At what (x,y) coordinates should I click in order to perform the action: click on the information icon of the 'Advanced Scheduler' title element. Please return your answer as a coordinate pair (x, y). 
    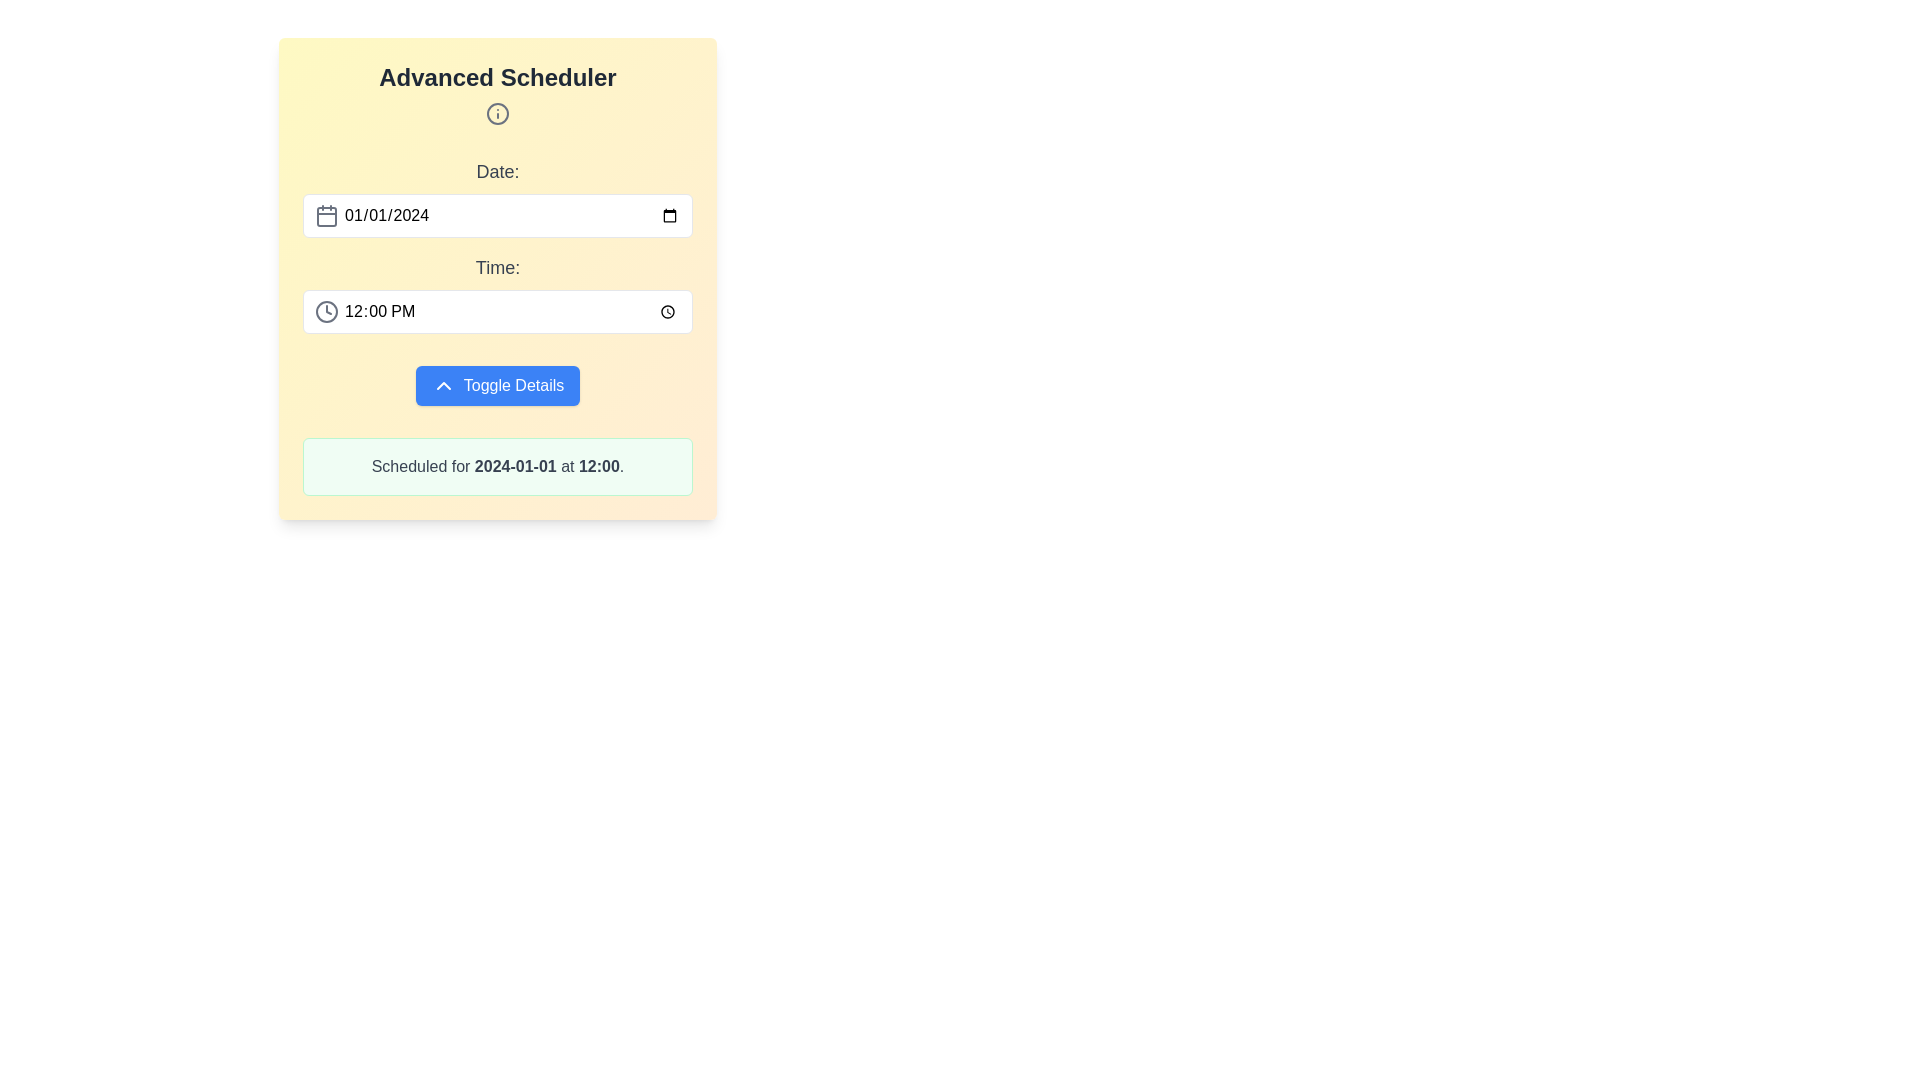
    Looking at the image, I should click on (498, 93).